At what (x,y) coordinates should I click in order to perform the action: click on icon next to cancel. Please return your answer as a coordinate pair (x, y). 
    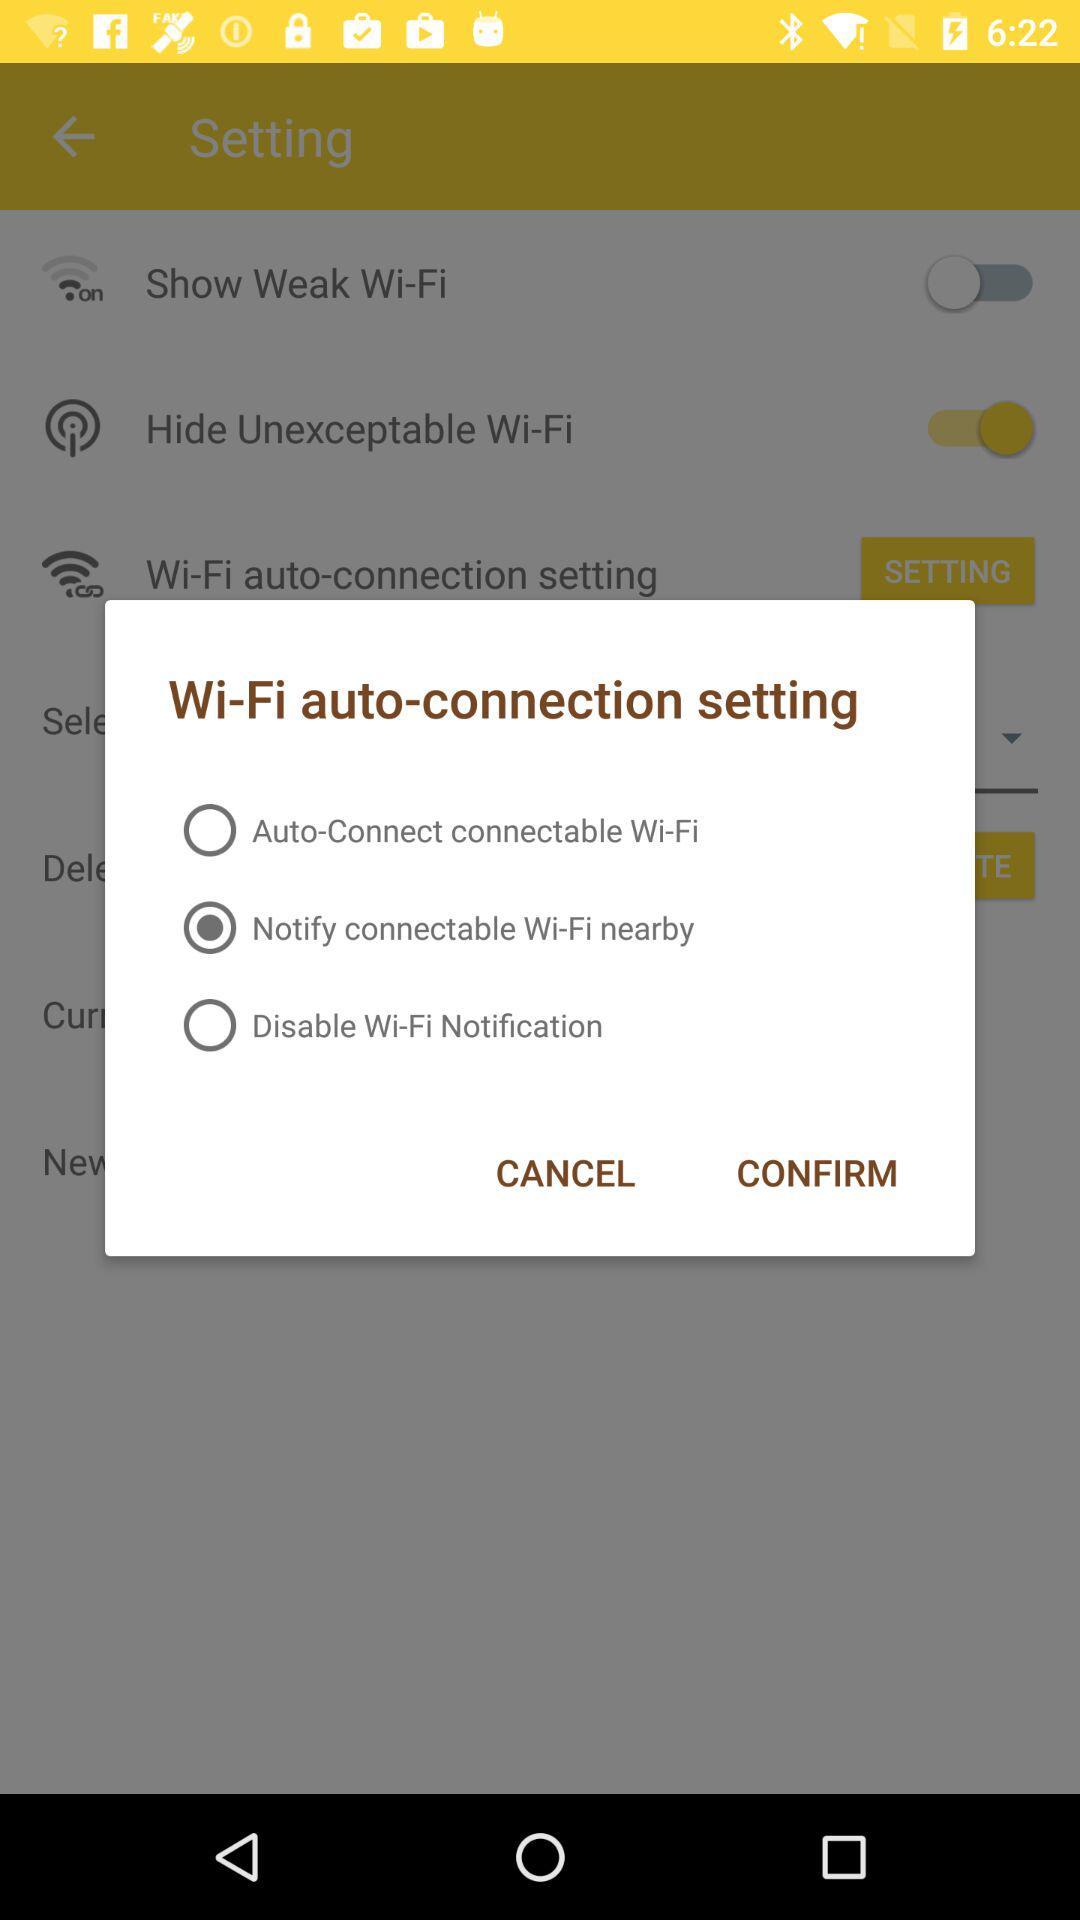
    Looking at the image, I should click on (817, 1172).